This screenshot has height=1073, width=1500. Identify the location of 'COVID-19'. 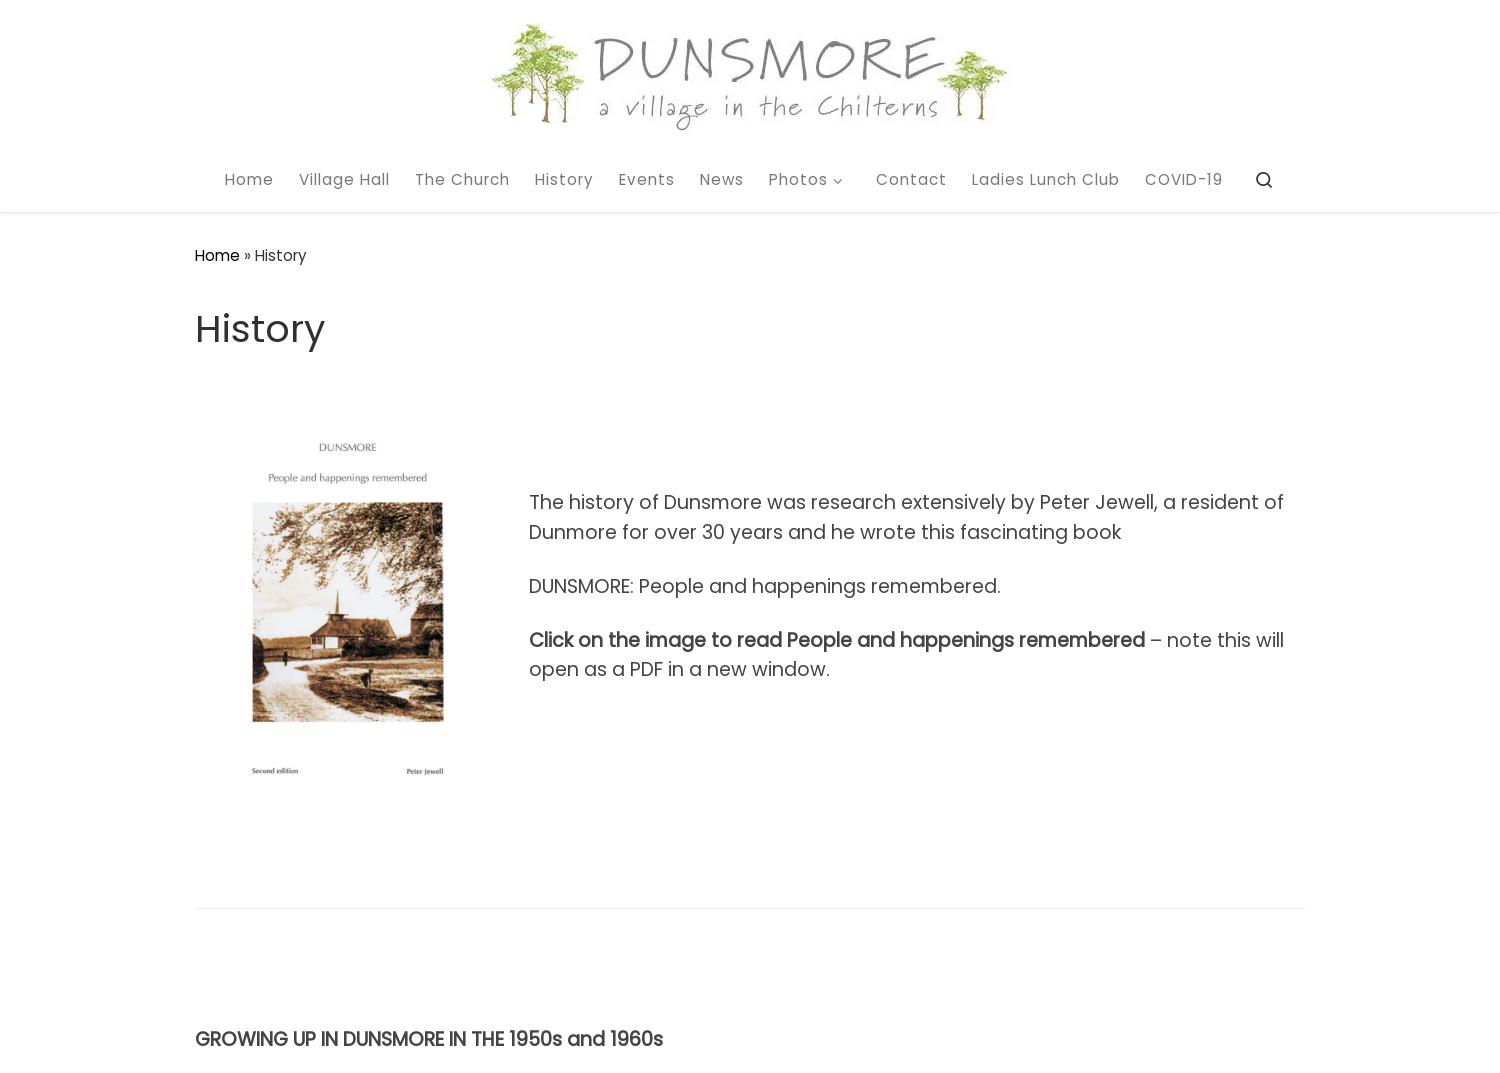
(1144, 178).